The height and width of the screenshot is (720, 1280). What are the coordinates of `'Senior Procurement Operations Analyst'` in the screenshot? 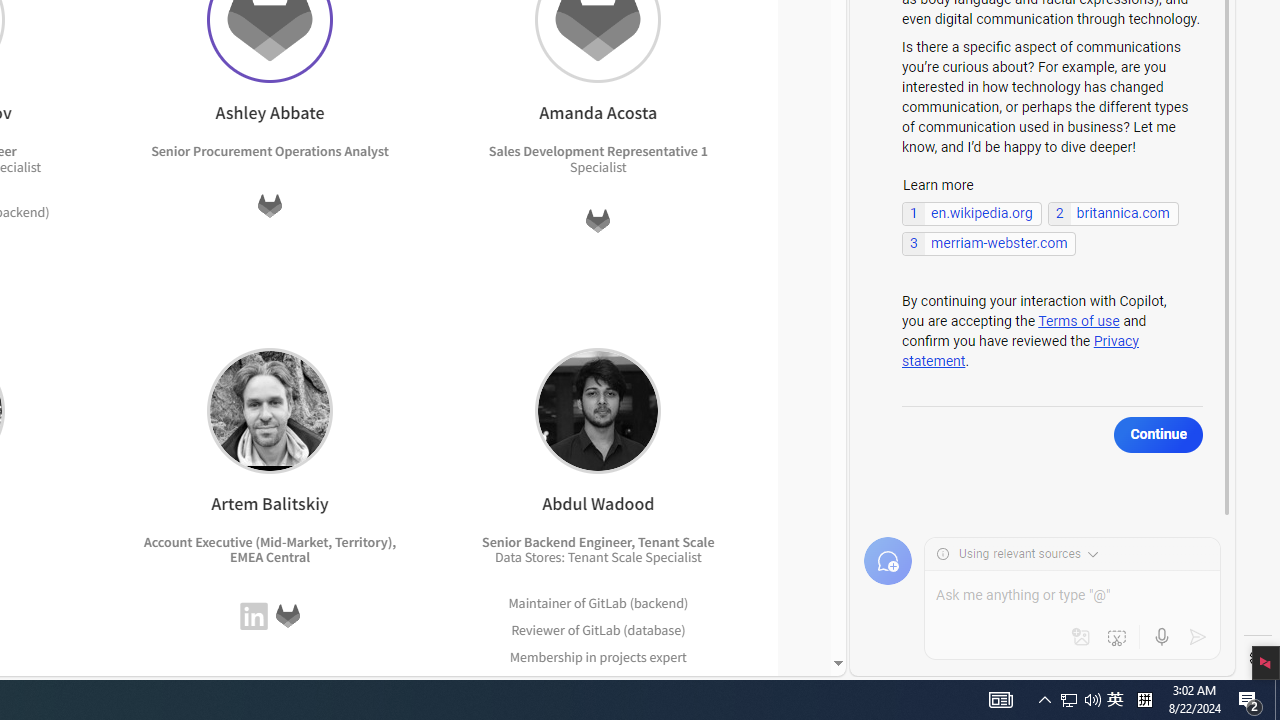 It's located at (269, 150).